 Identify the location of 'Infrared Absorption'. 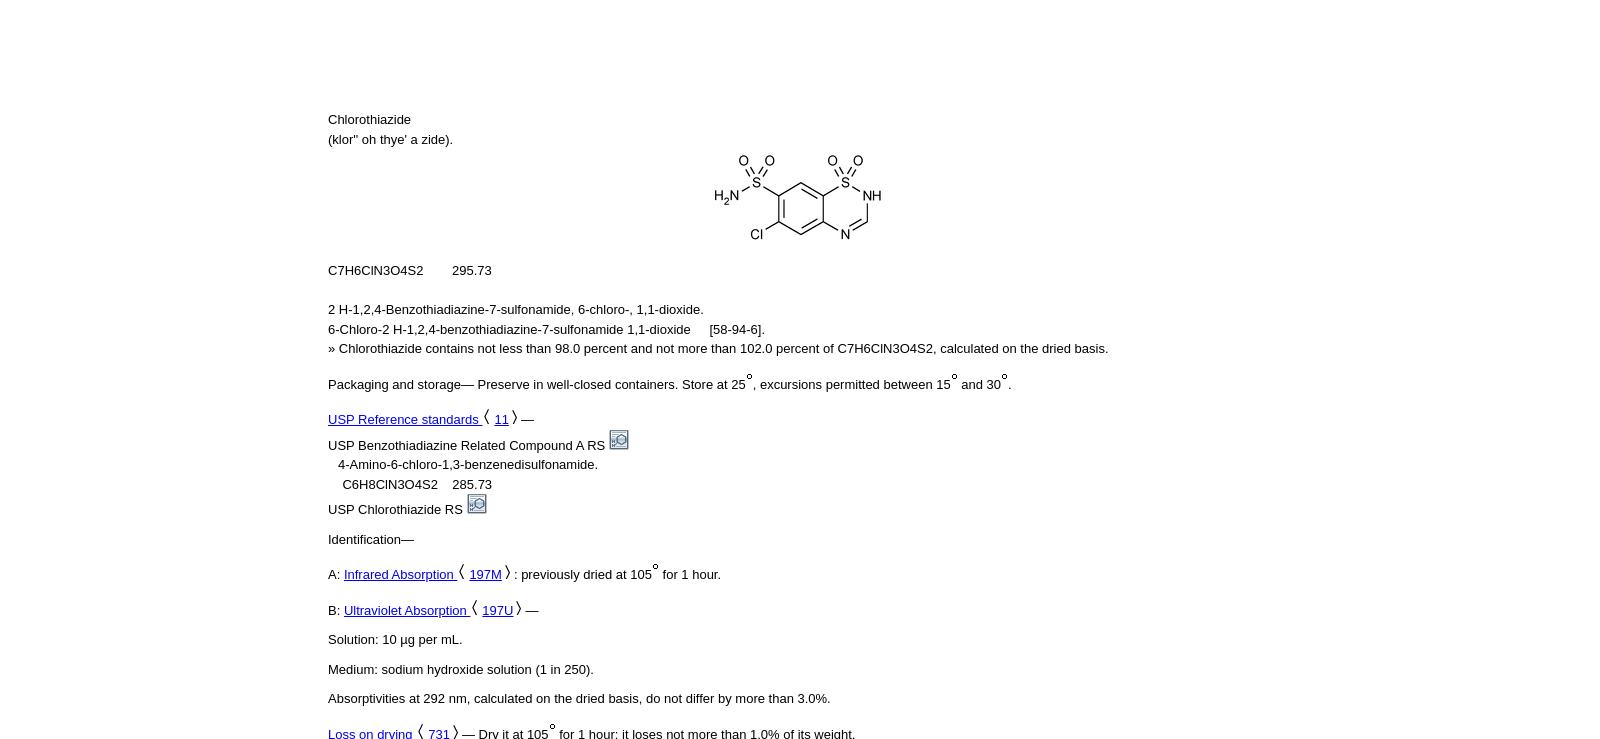
(400, 574).